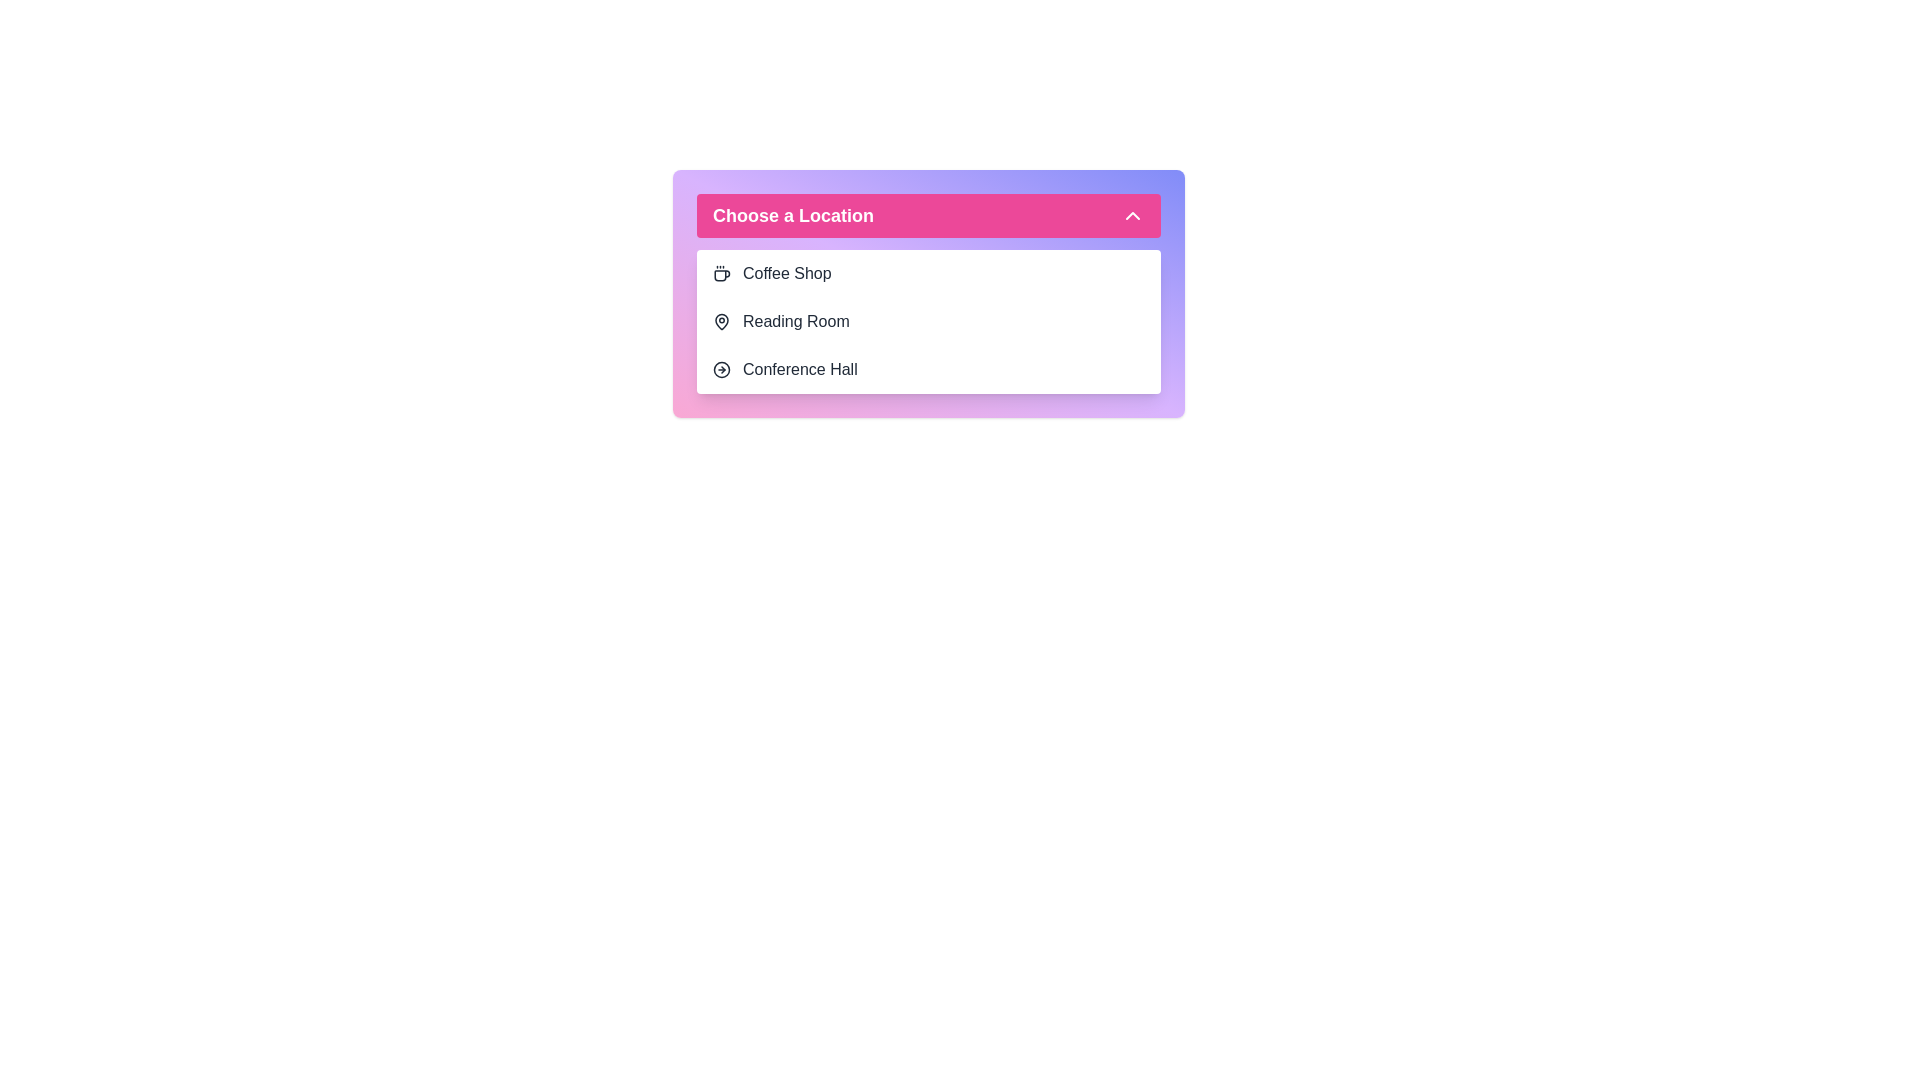 This screenshot has height=1080, width=1920. I want to click on the section Coffee Shop from the dropdown menu, so click(928, 273).